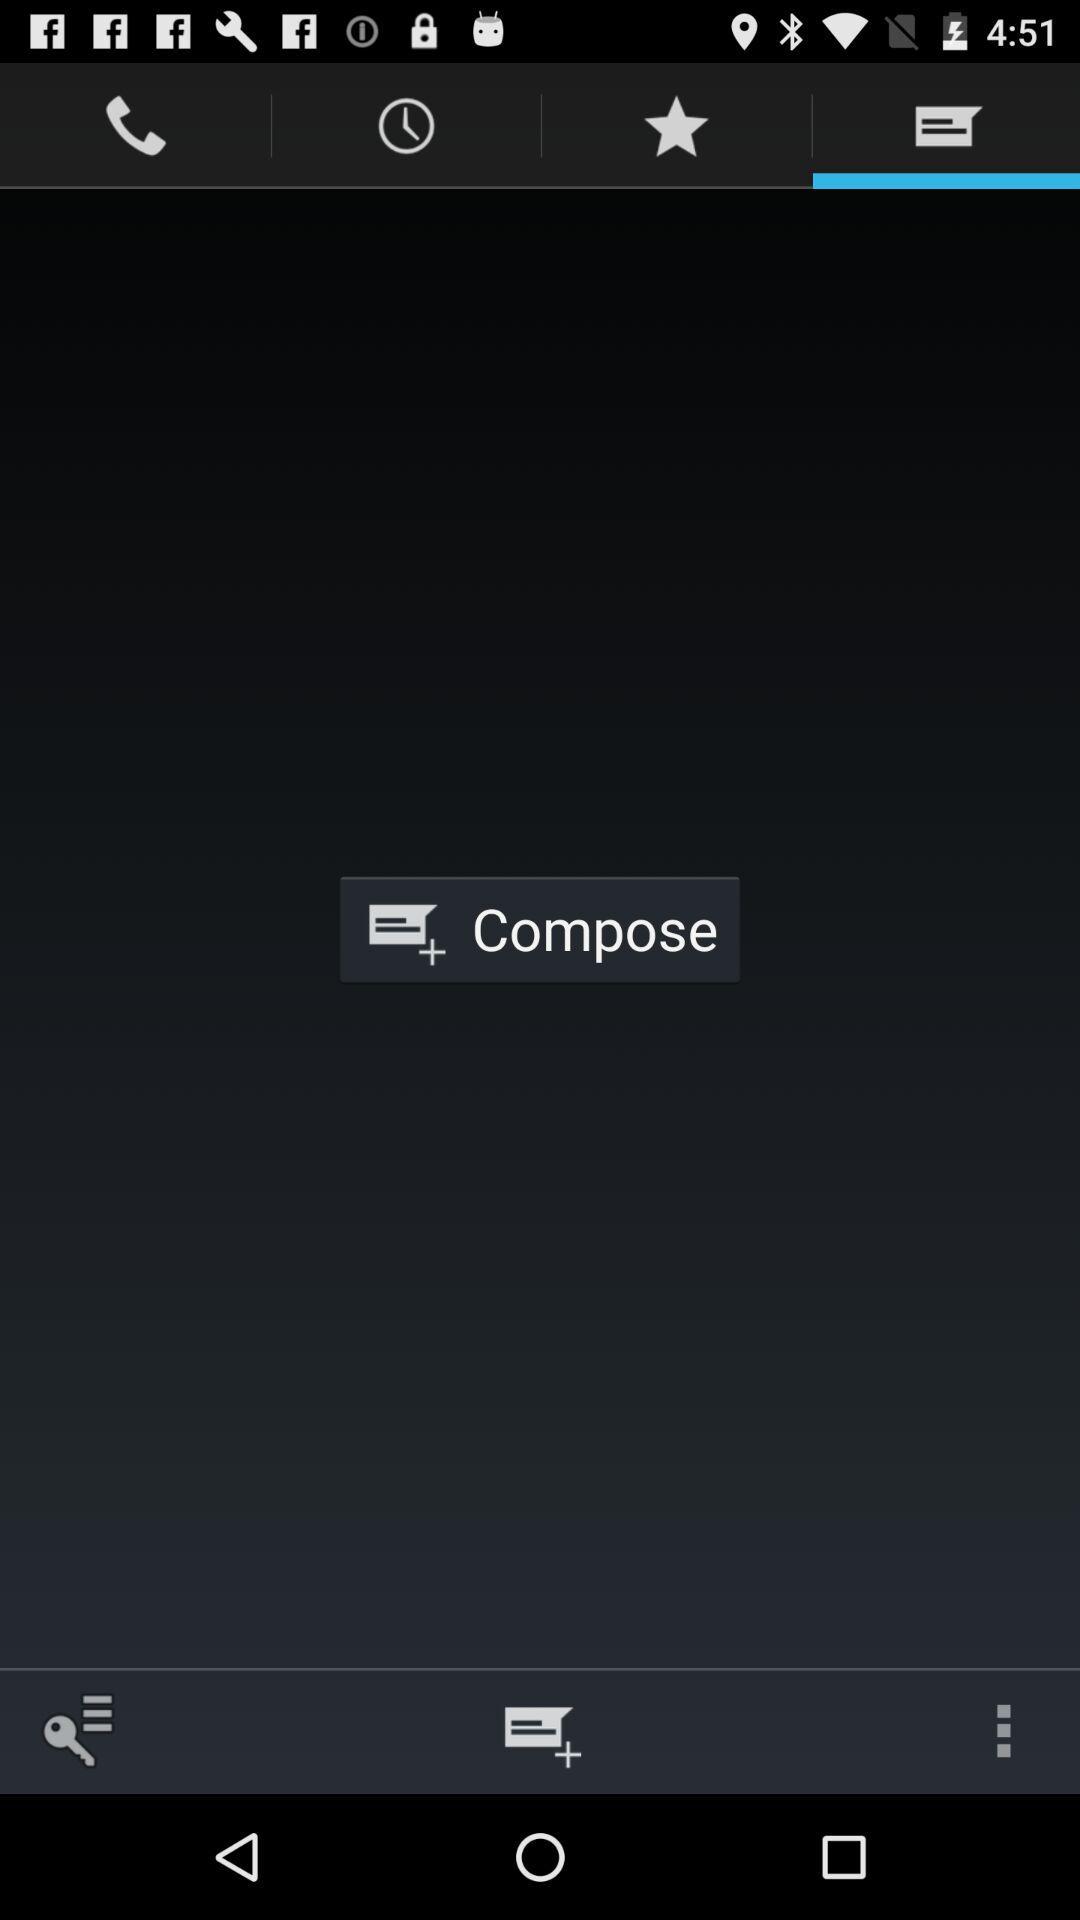 Image resolution: width=1080 pixels, height=1920 pixels. Describe the element at coordinates (1003, 1730) in the screenshot. I see `the icon at the bottom right corner` at that location.